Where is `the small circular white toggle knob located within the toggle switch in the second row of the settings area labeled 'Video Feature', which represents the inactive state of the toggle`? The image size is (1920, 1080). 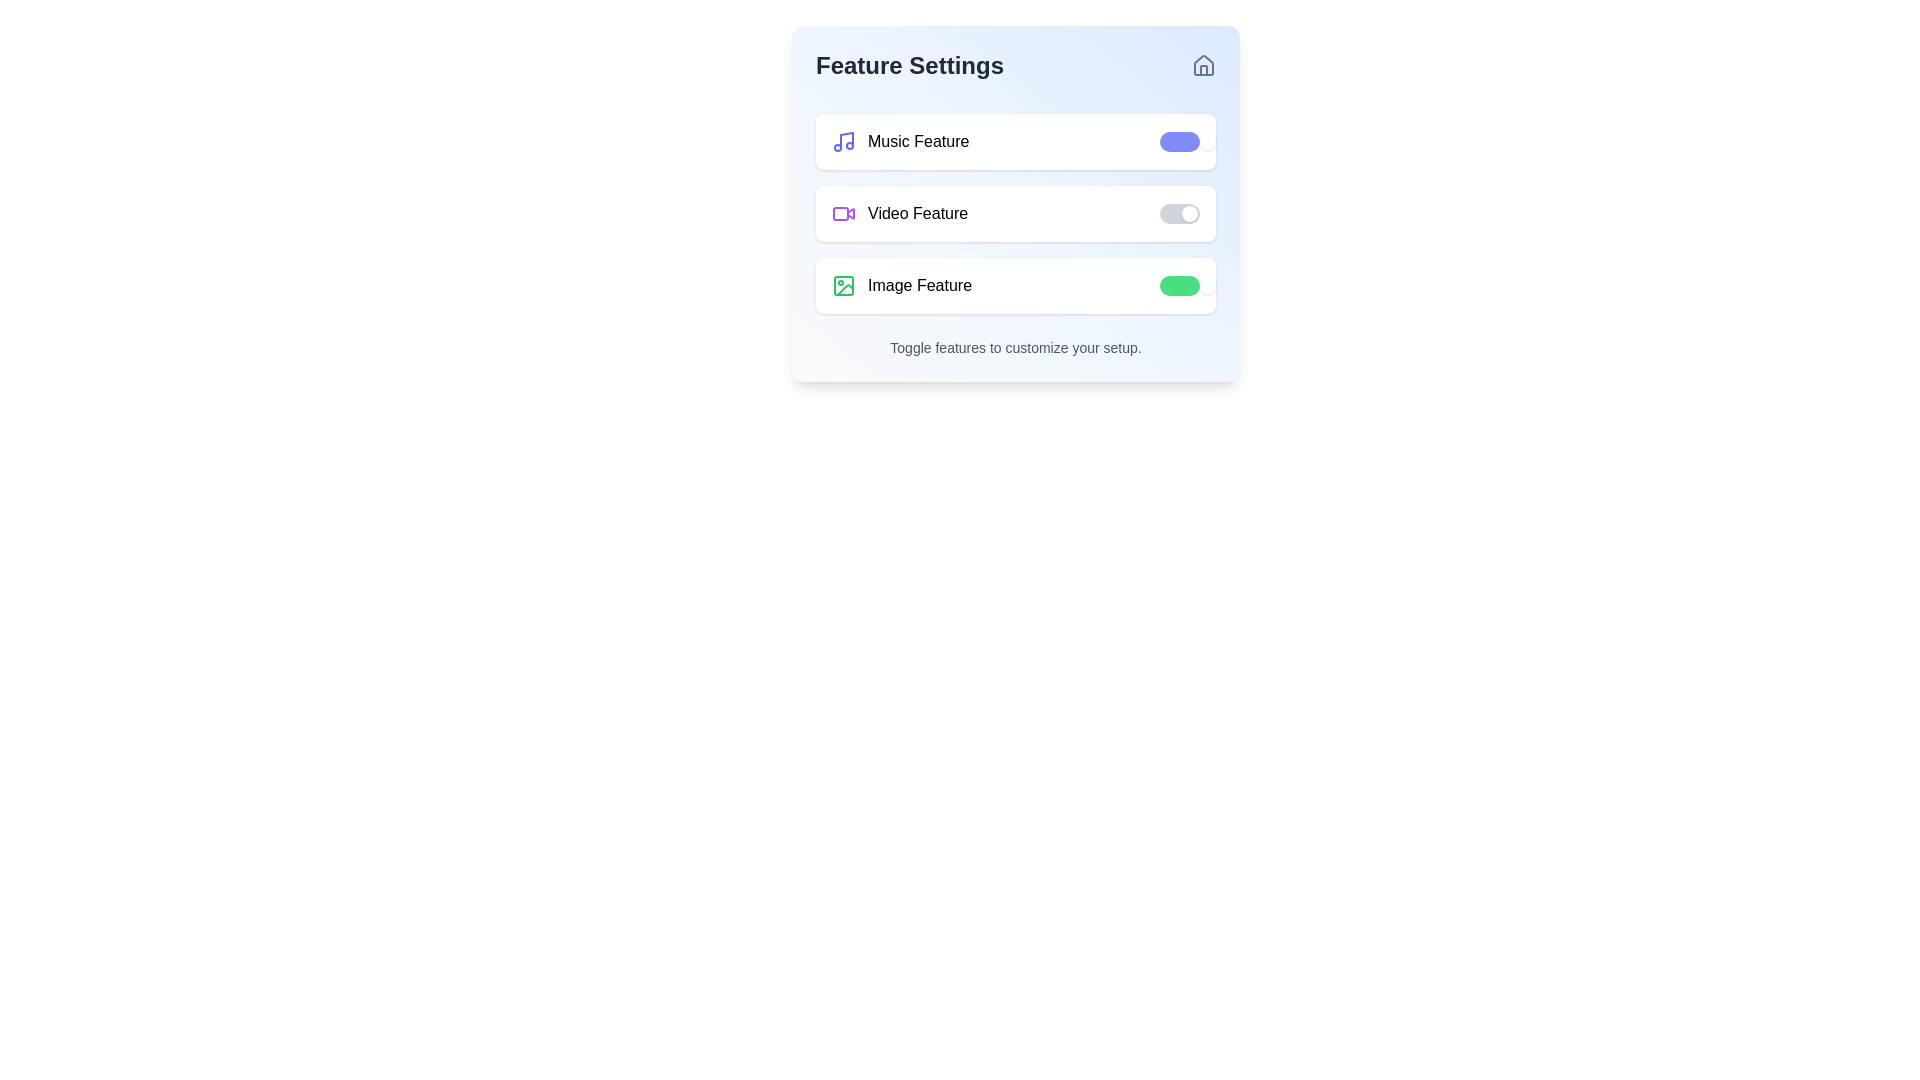
the small circular white toggle knob located within the toggle switch in the second row of the settings area labeled 'Video Feature', which represents the inactive state of the toggle is located at coordinates (1190, 213).